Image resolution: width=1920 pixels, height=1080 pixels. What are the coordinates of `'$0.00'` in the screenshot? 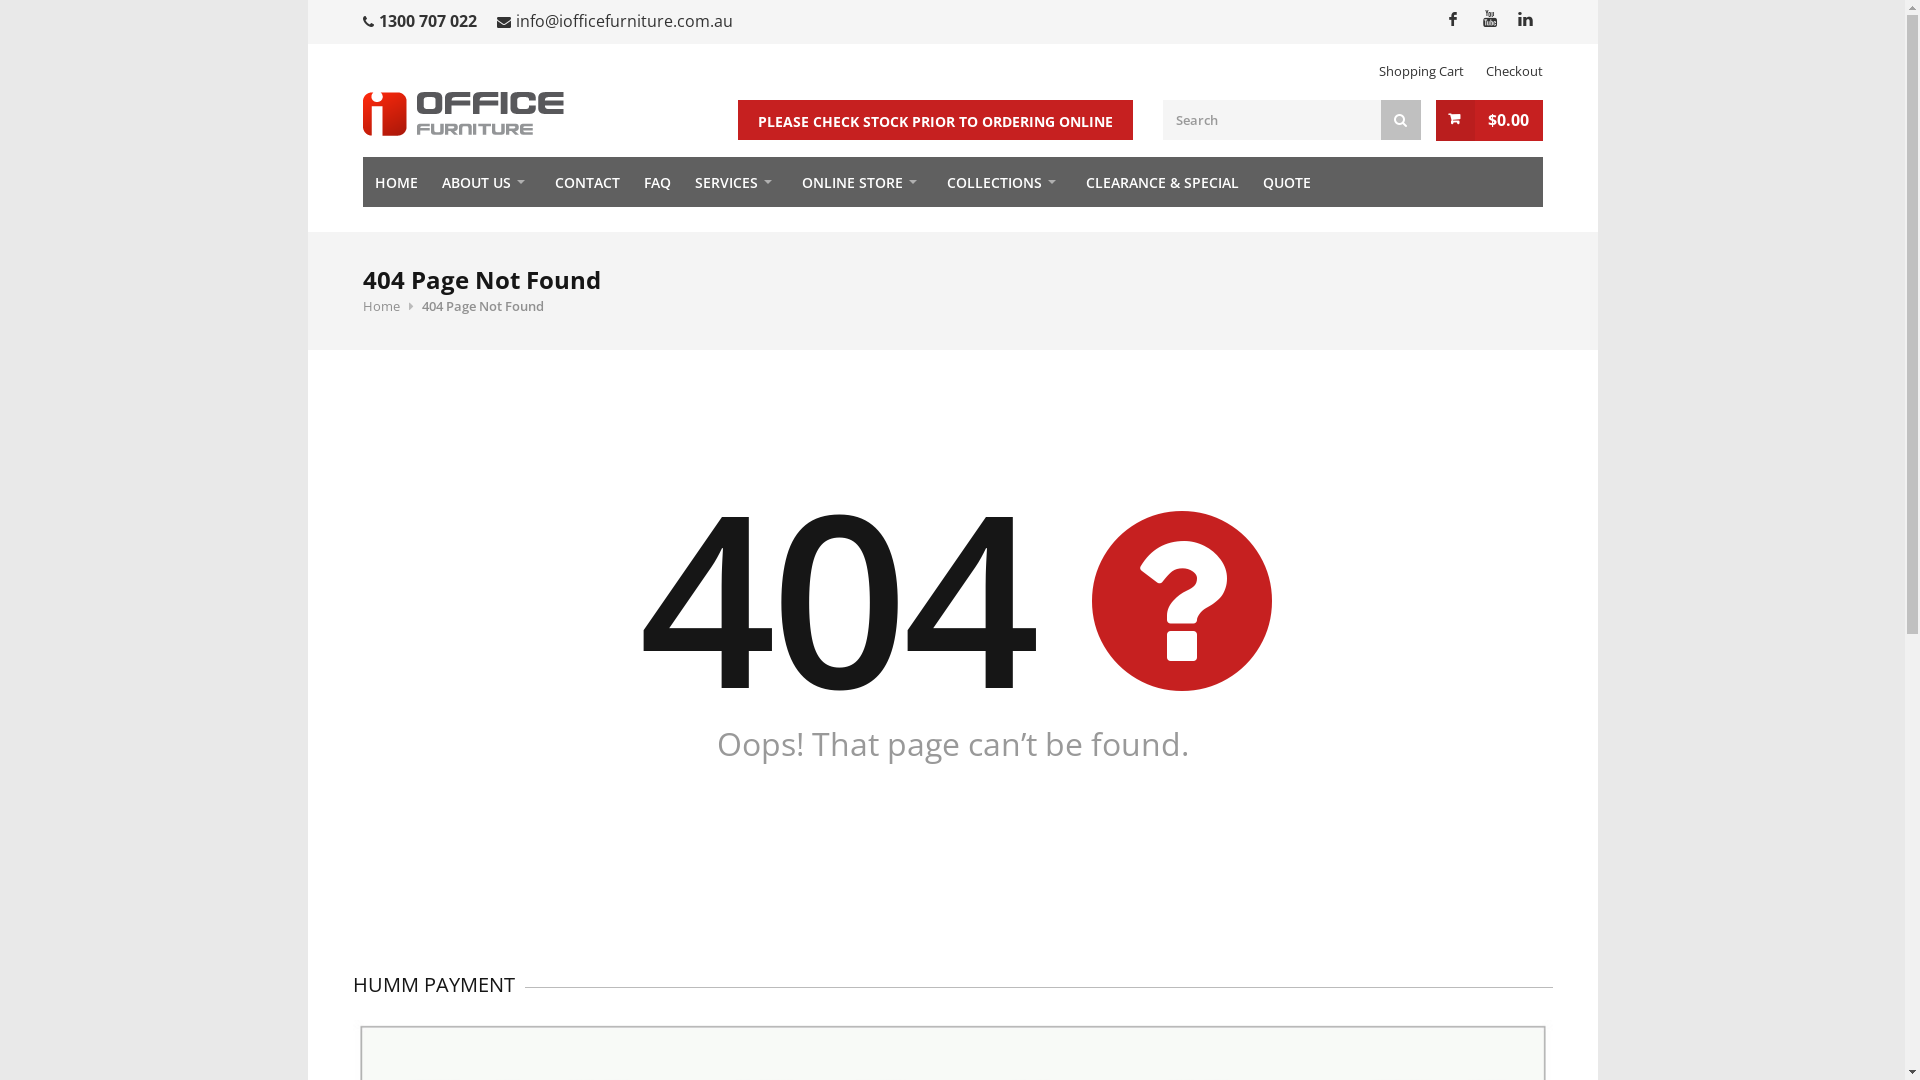 It's located at (1489, 120).